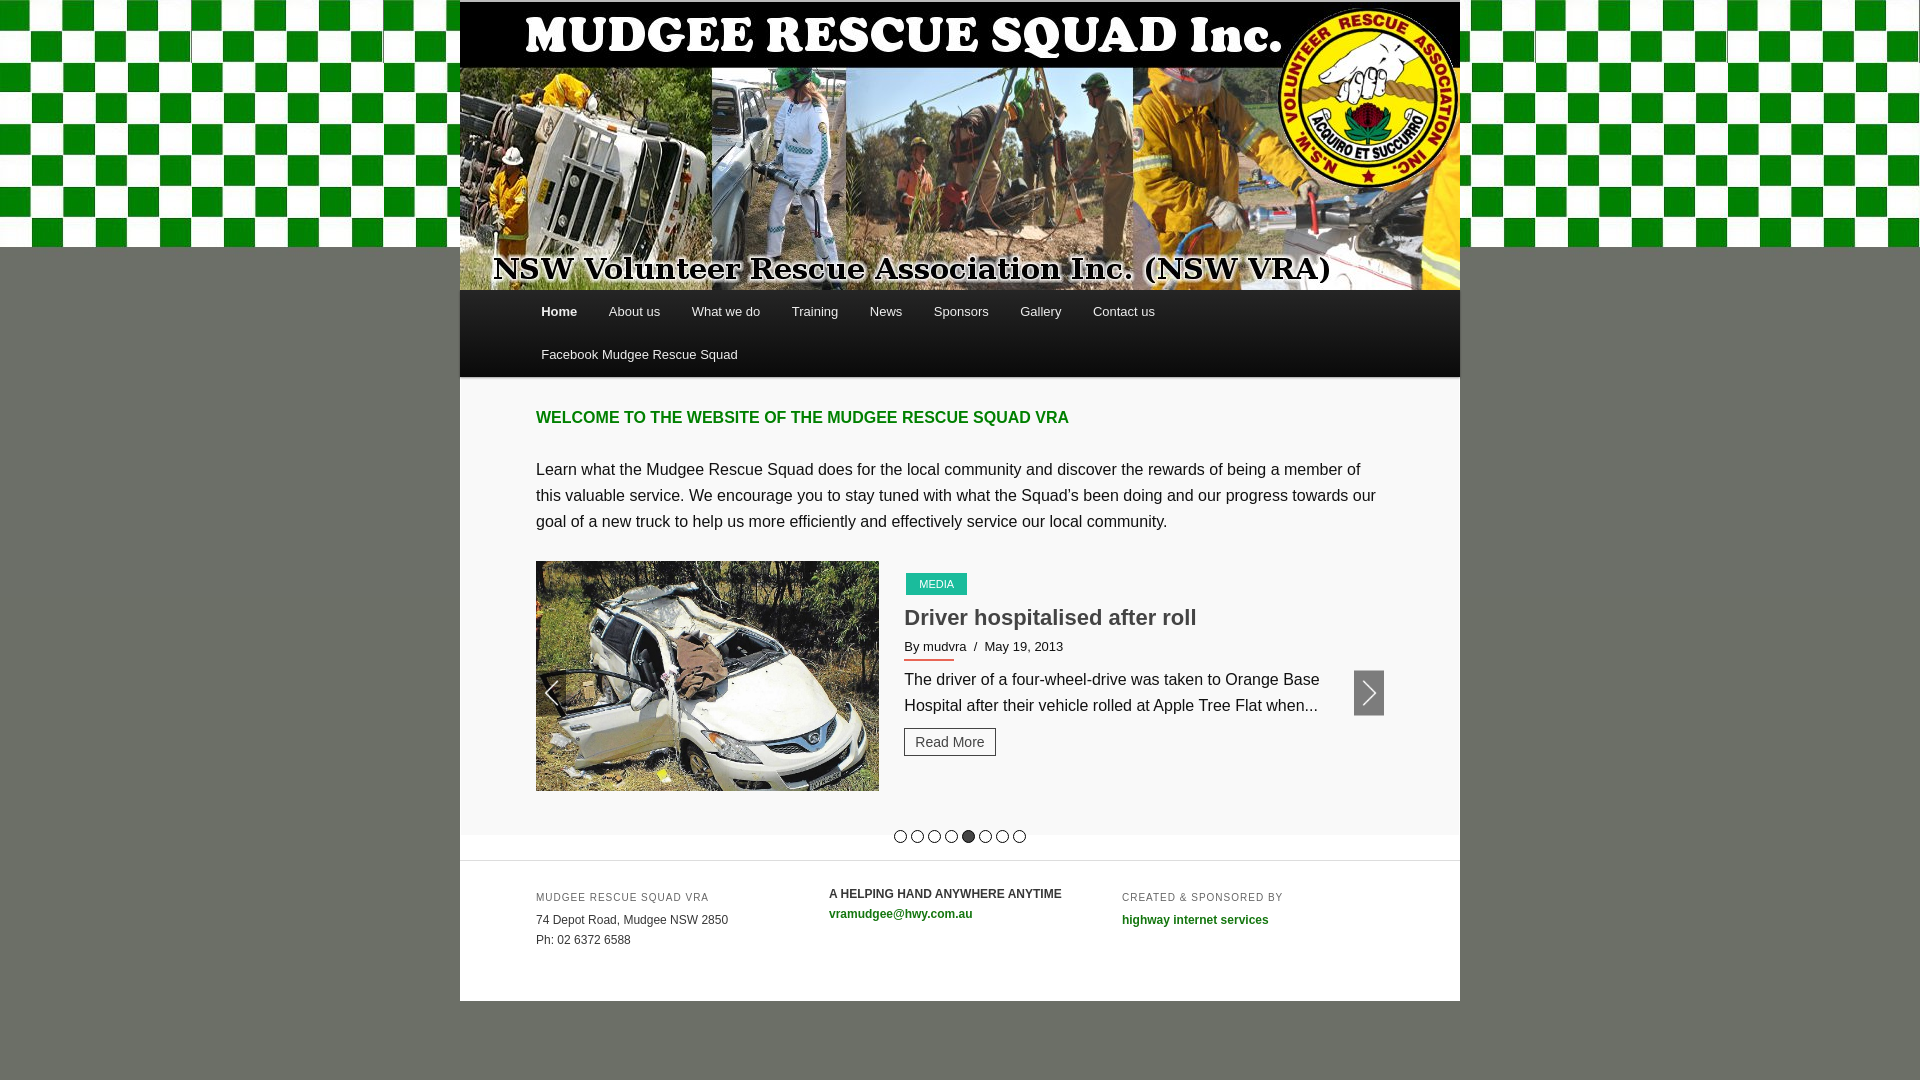 This screenshot has width=1920, height=1080. What do you see at coordinates (950, 836) in the screenshot?
I see `'4'` at bounding box center [950, 836].